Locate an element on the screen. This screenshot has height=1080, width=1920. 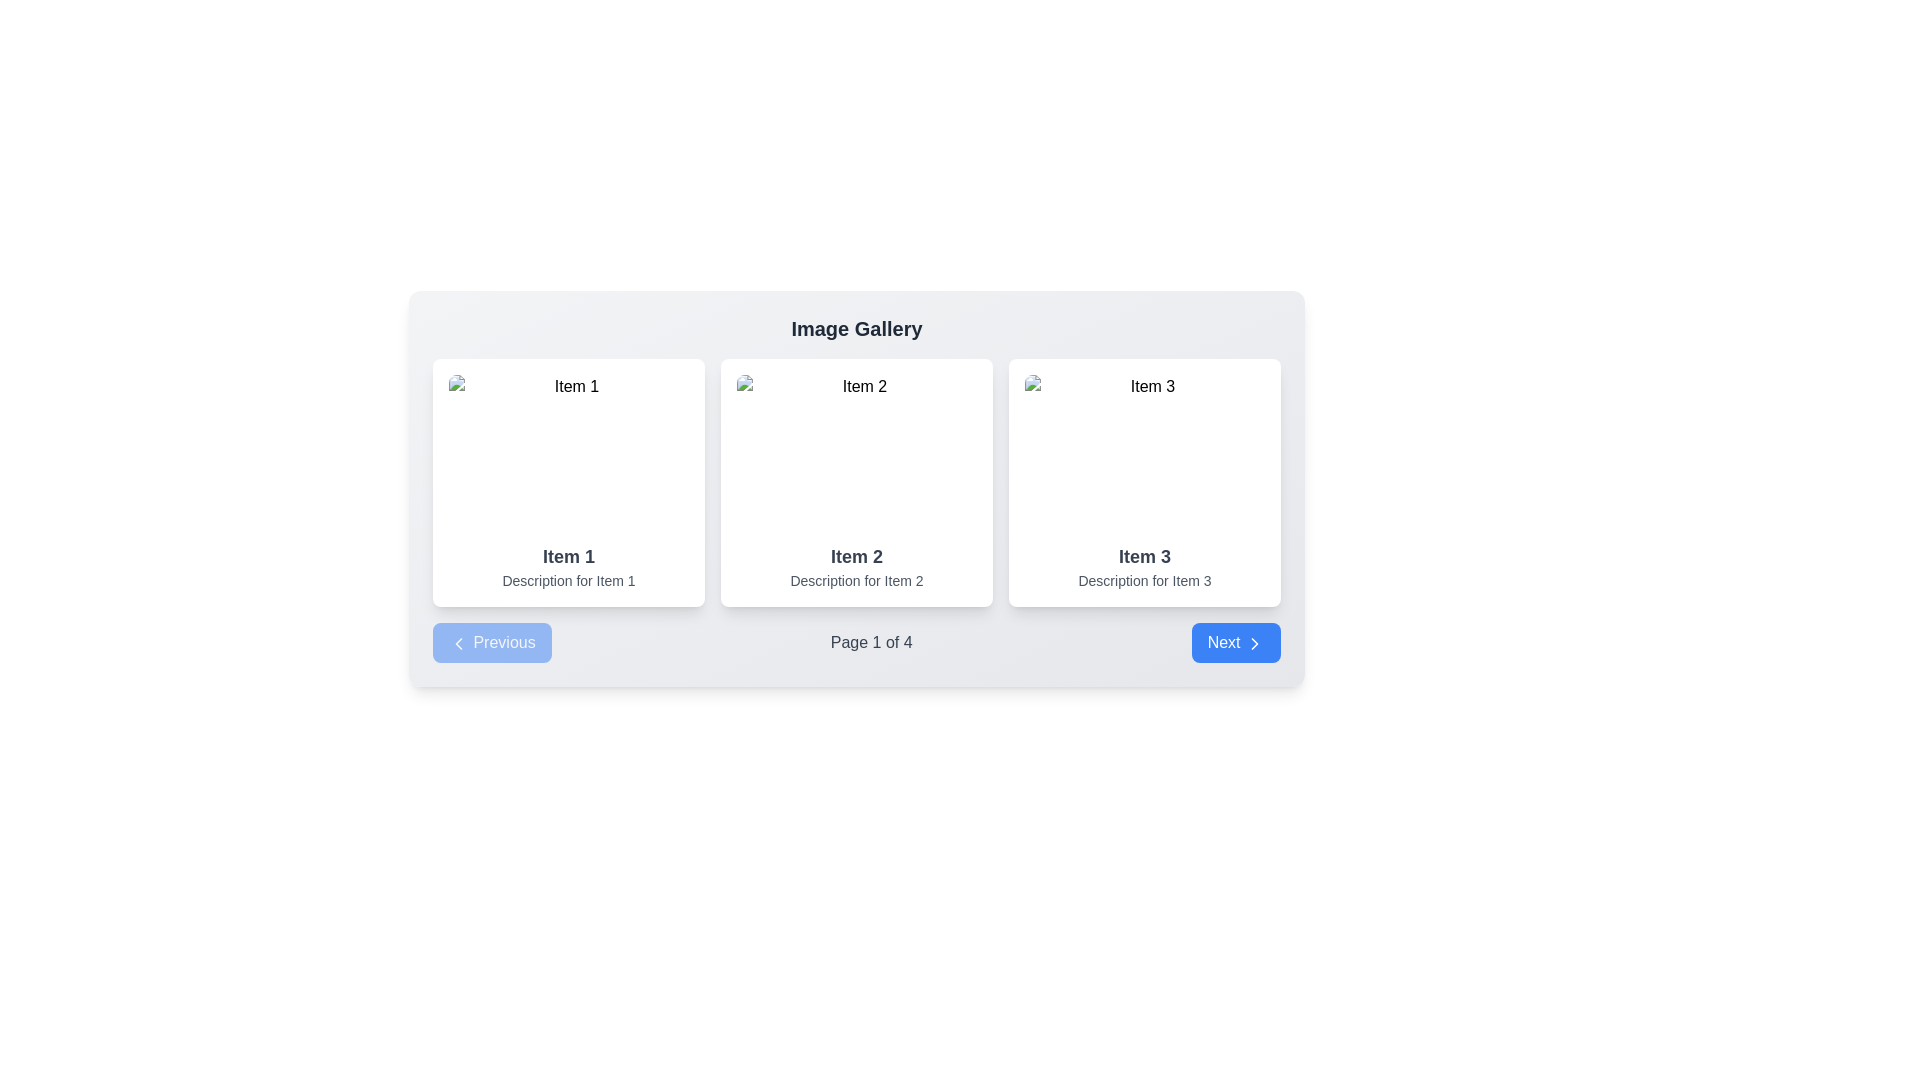
the text label 'Description for Item 2' styled in subdued gray font, located under the bold title 'Item 2' in the central card of a three-card grid layout is located at coordinates (857, 581).